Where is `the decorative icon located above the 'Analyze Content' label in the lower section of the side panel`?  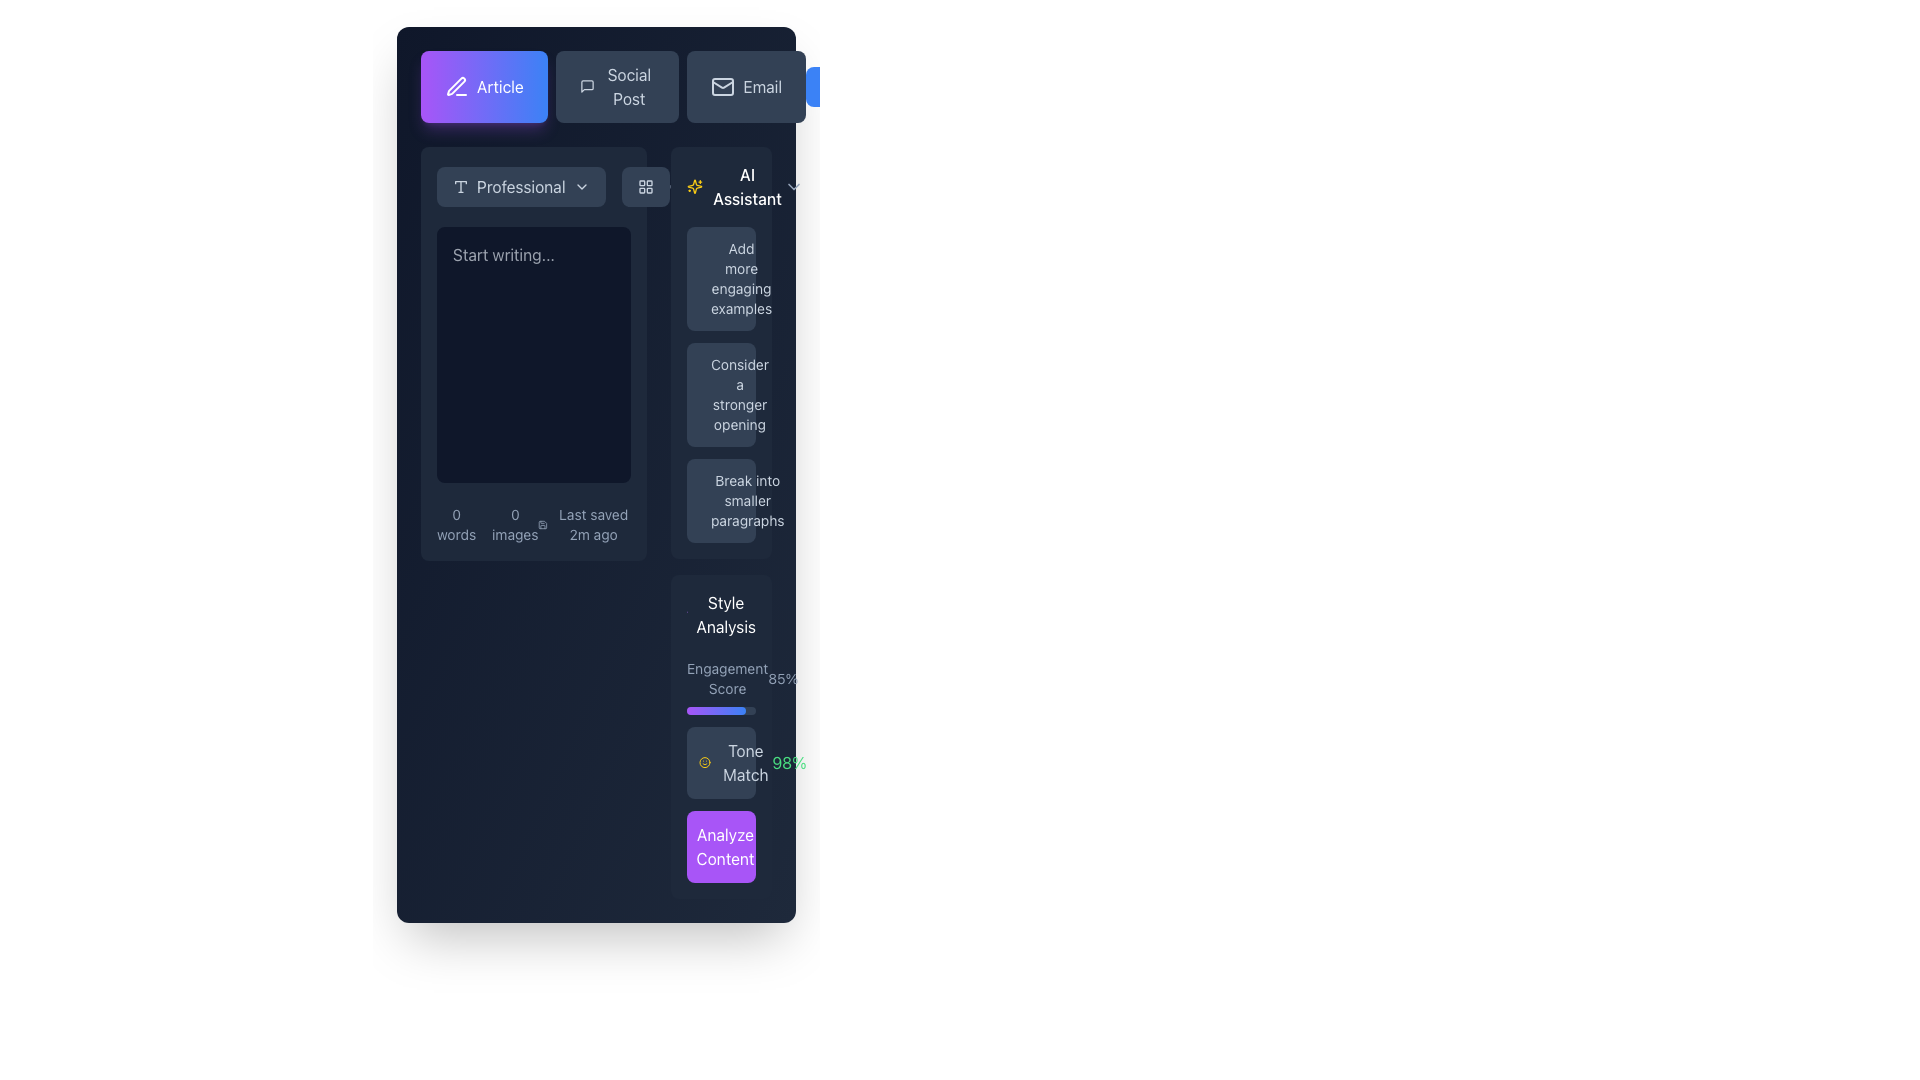 the decorative icon located above the 'Analyze Content' label in the lower section of the side panel is located at coordinates (700, 848).